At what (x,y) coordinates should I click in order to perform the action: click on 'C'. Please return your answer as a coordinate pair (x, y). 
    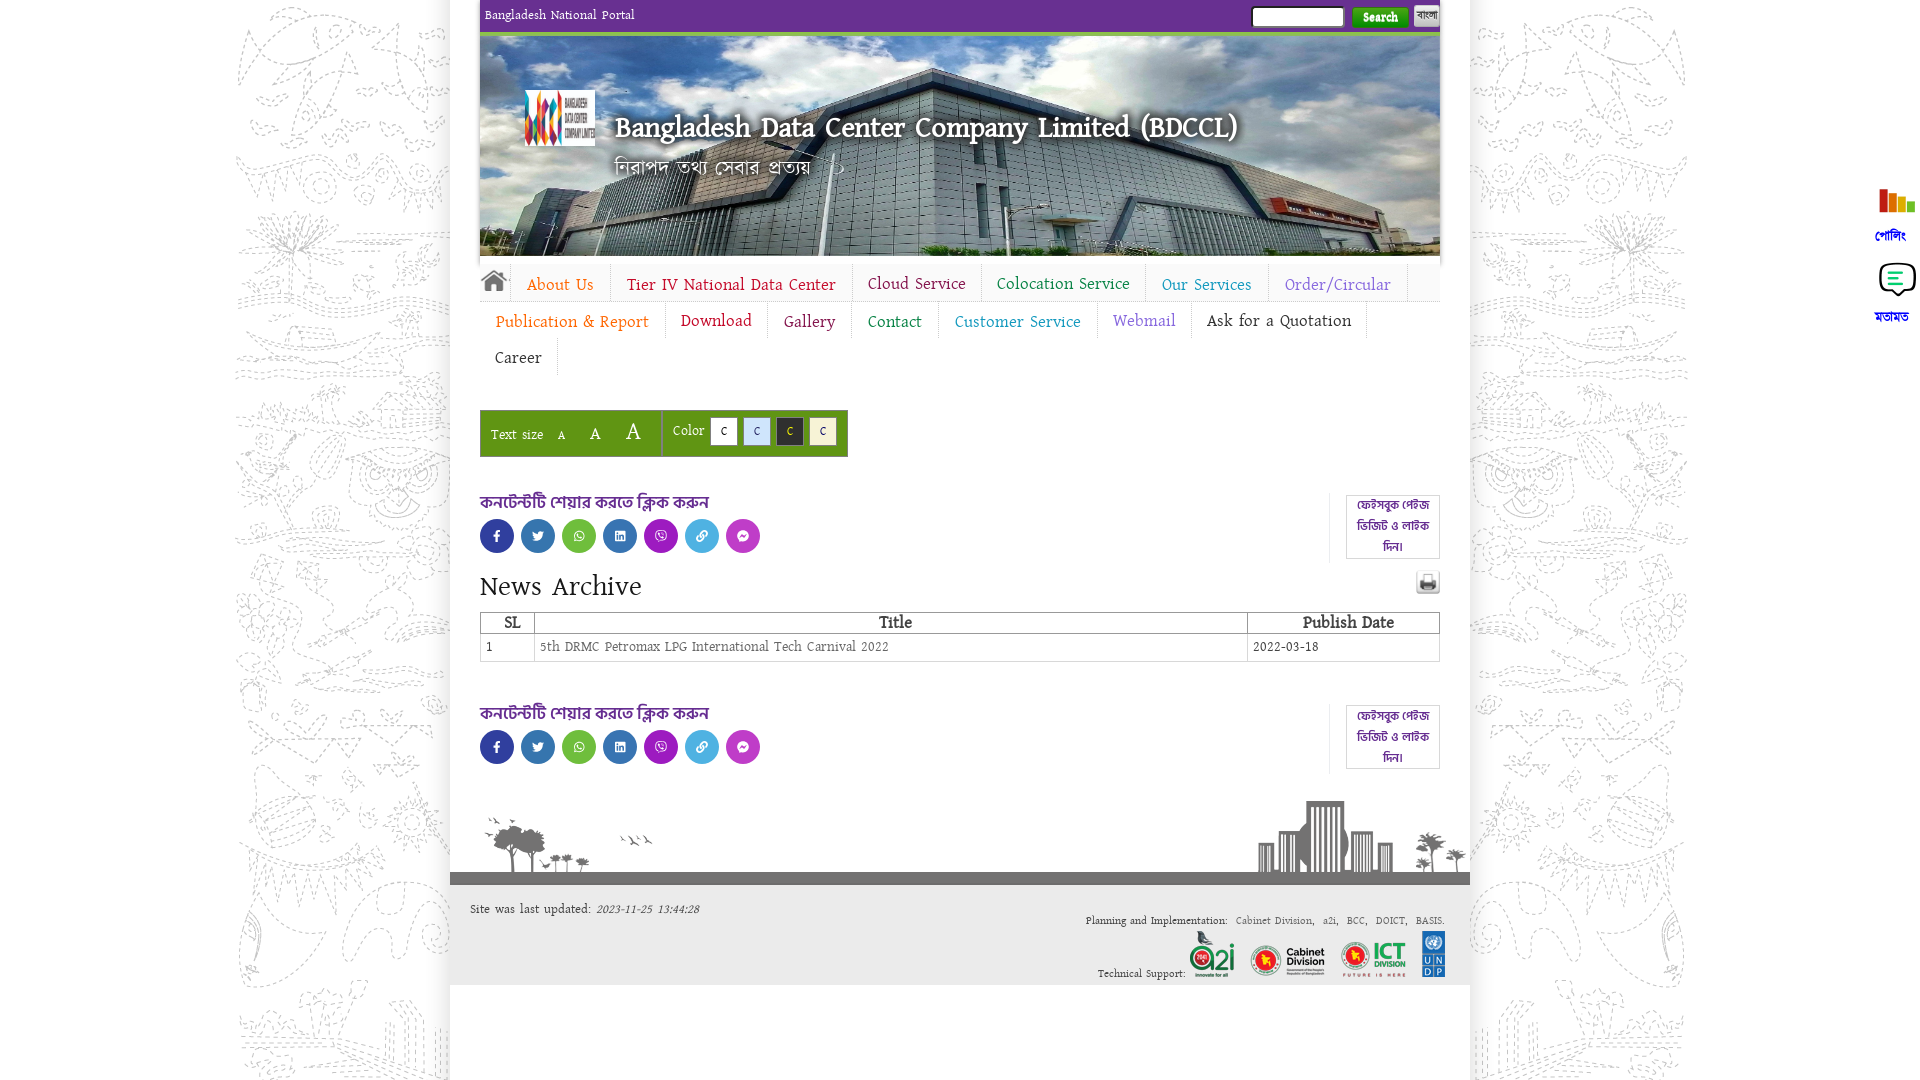
    Looking at the image, I should click on (756, 430).